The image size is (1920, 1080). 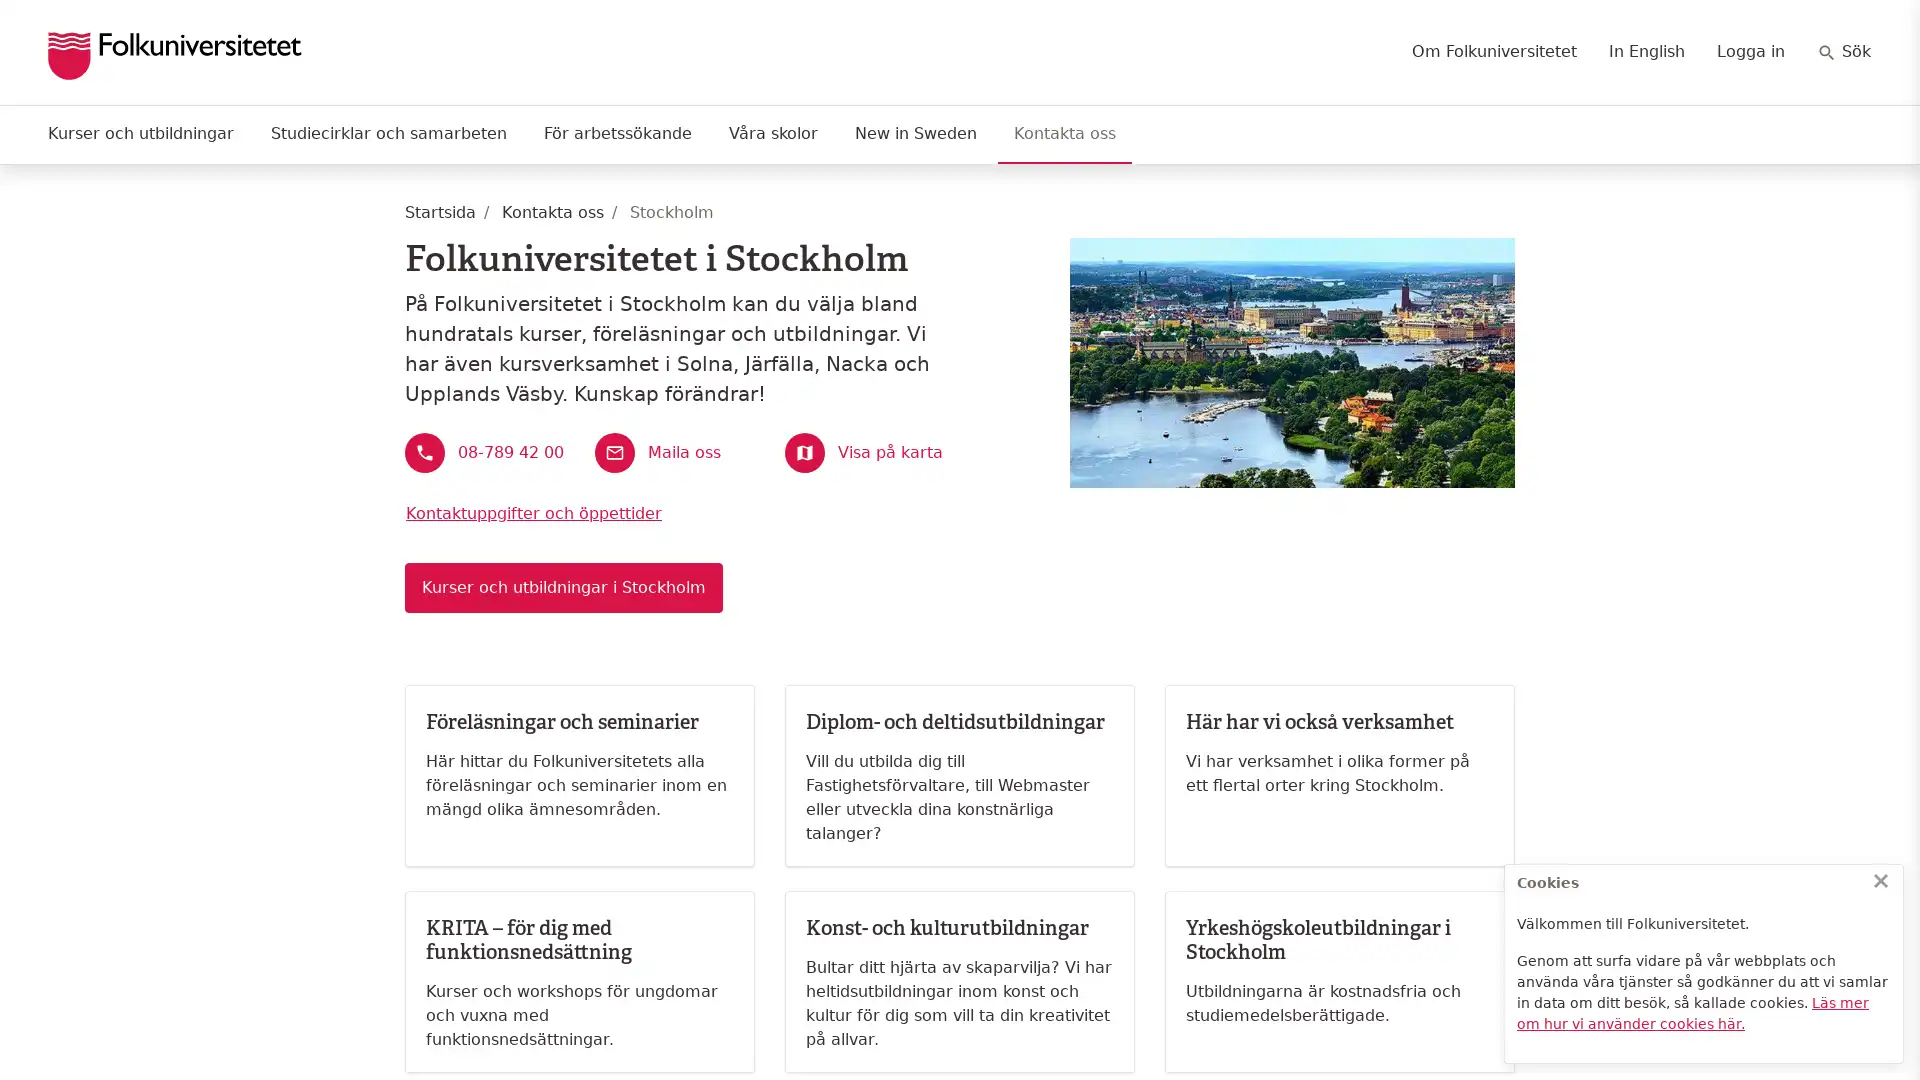 I want to click on Stang, so click(x=1880, y=879).